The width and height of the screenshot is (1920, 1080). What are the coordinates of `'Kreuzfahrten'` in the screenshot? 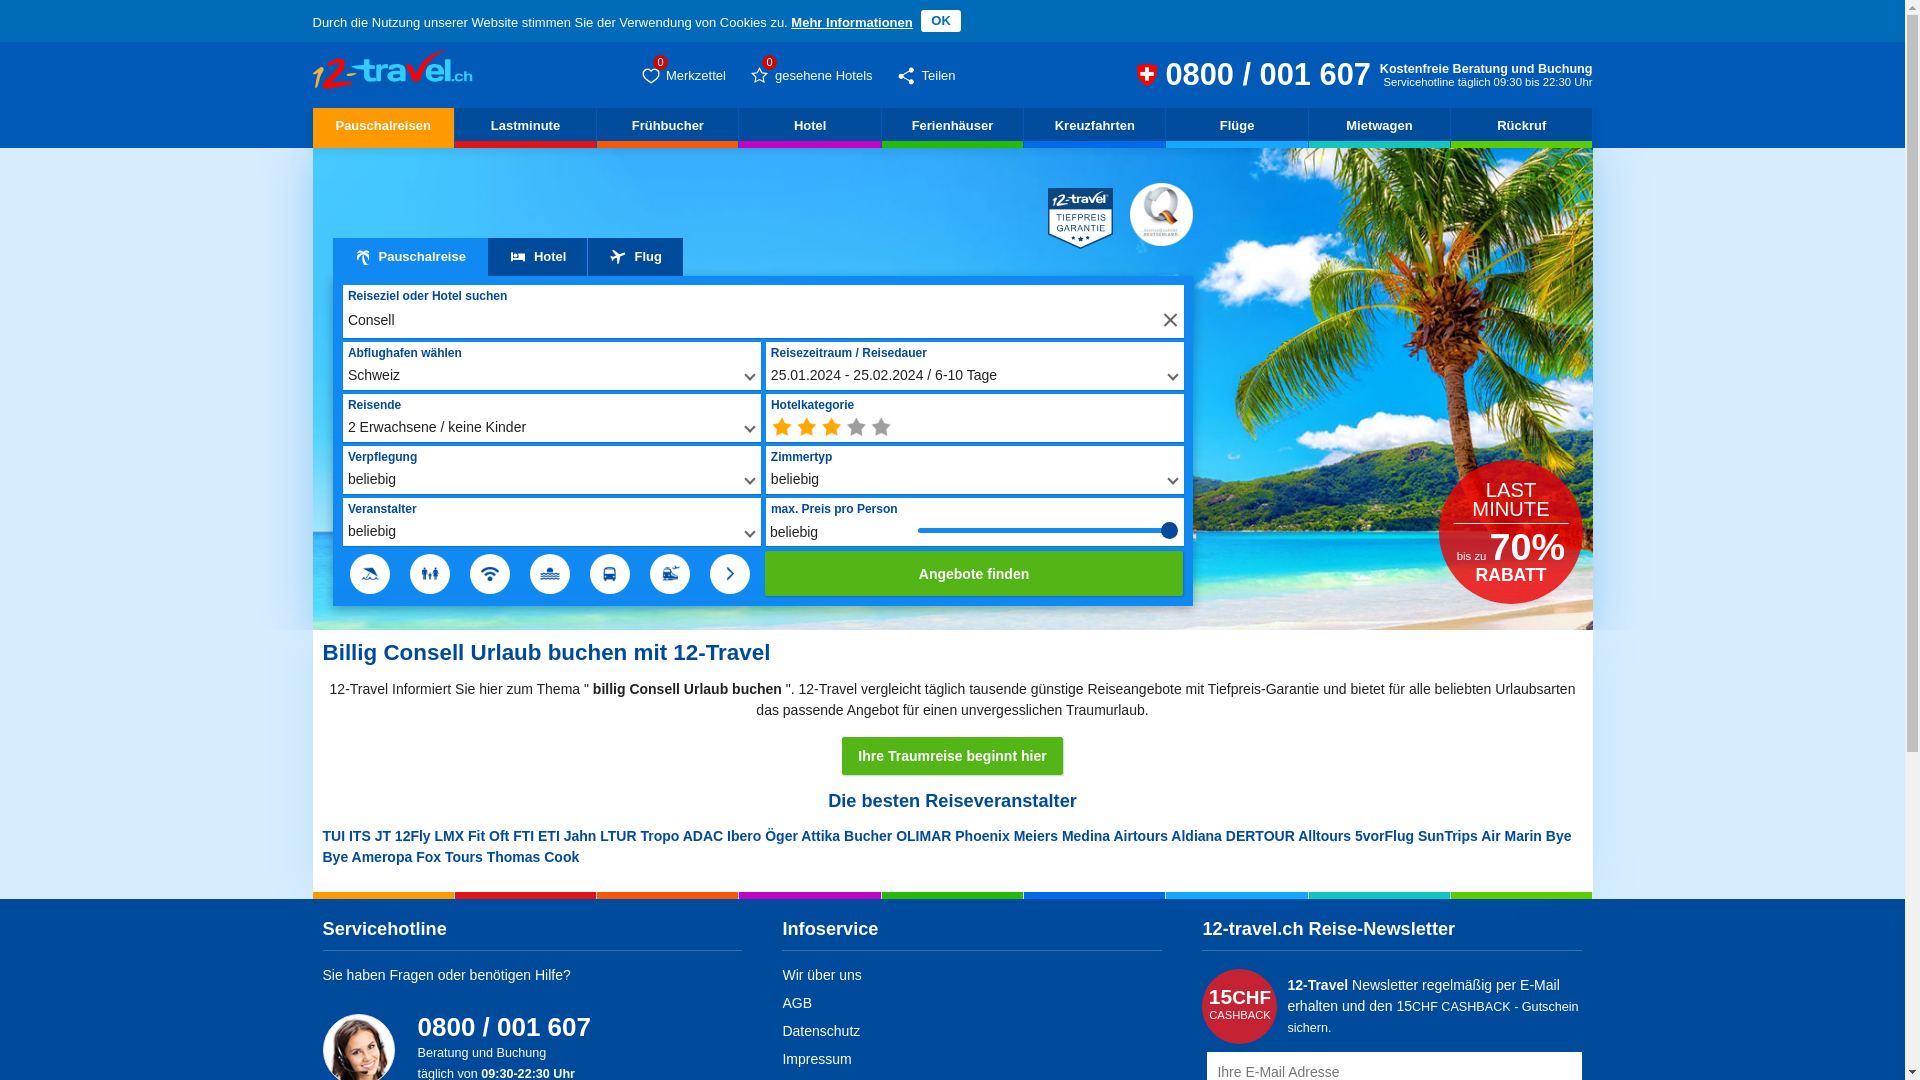 It's located at (1093, 127).